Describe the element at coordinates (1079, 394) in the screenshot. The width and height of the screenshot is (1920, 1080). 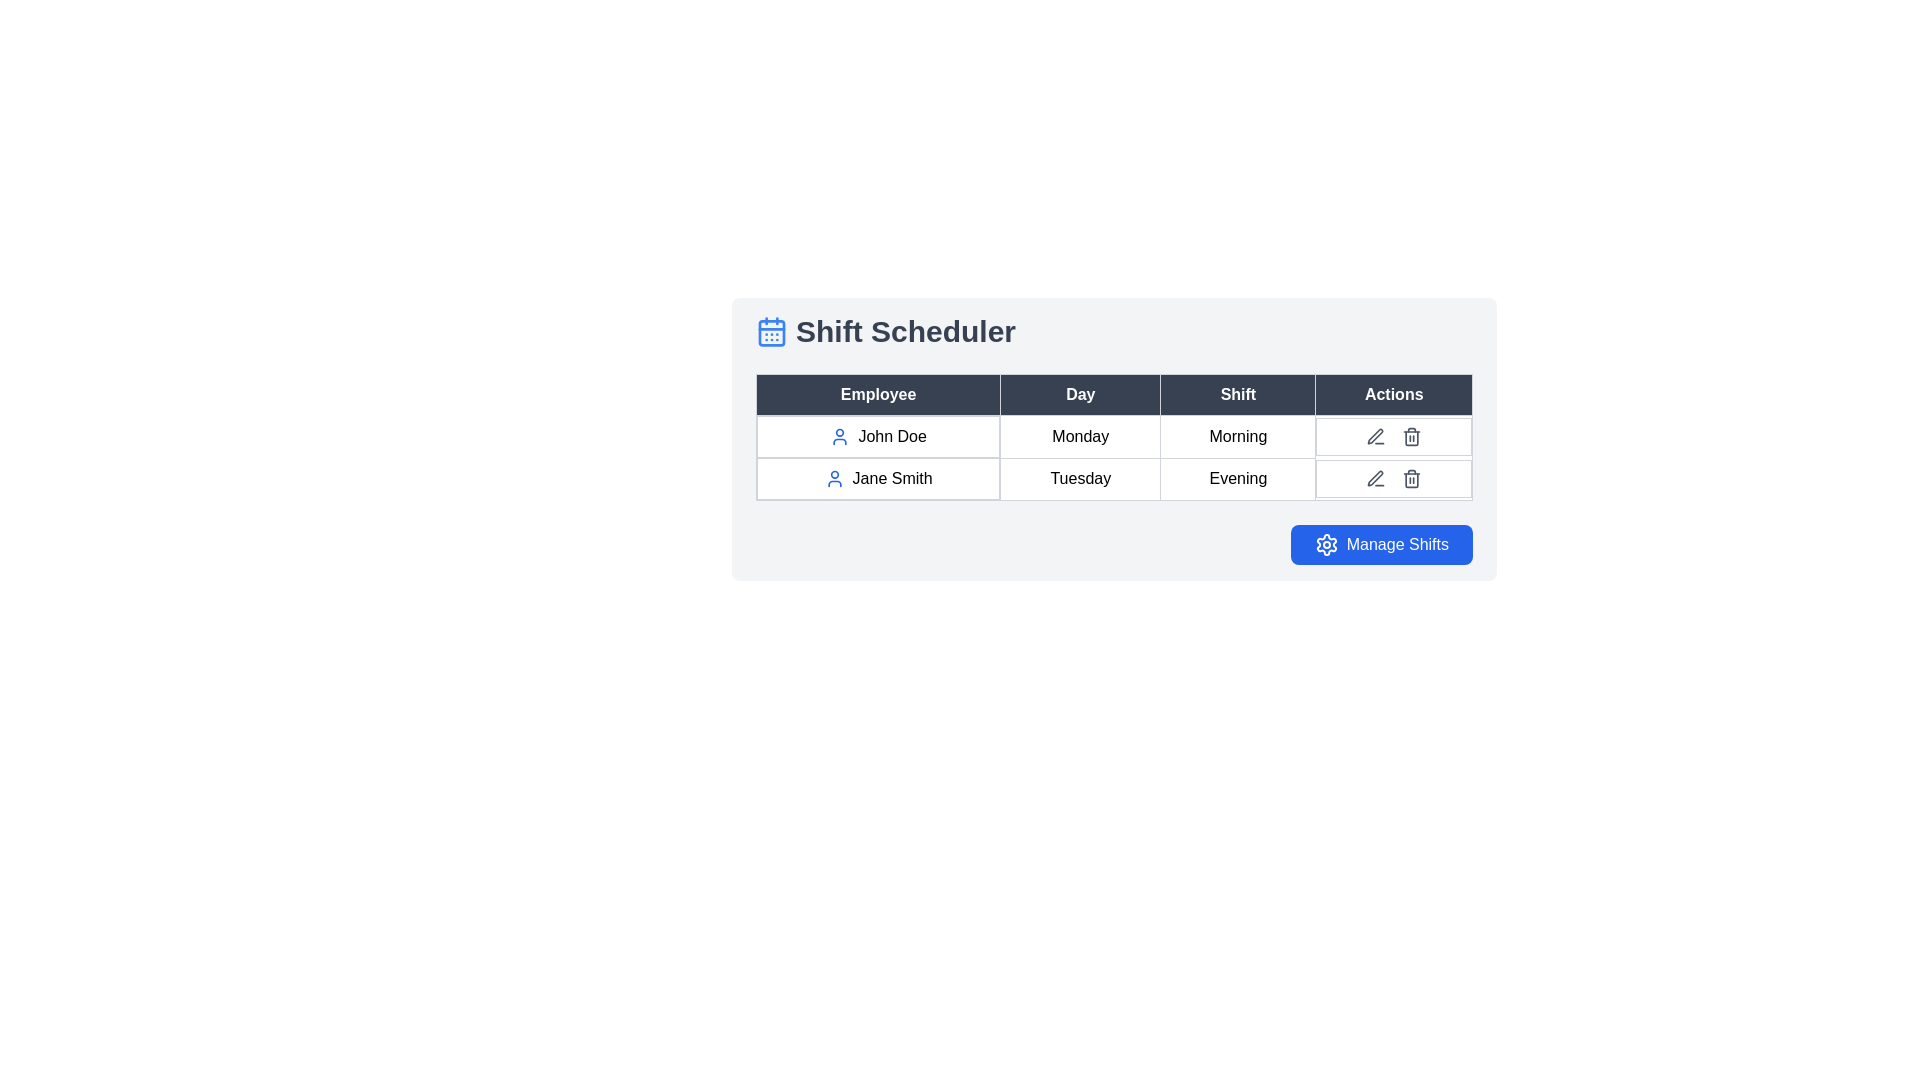
I see `the 'Day' table header, which is a rectangular text header with a dark gray background and white centered text, positioned between the 'Employee' and 'Shift' headers` at that location.